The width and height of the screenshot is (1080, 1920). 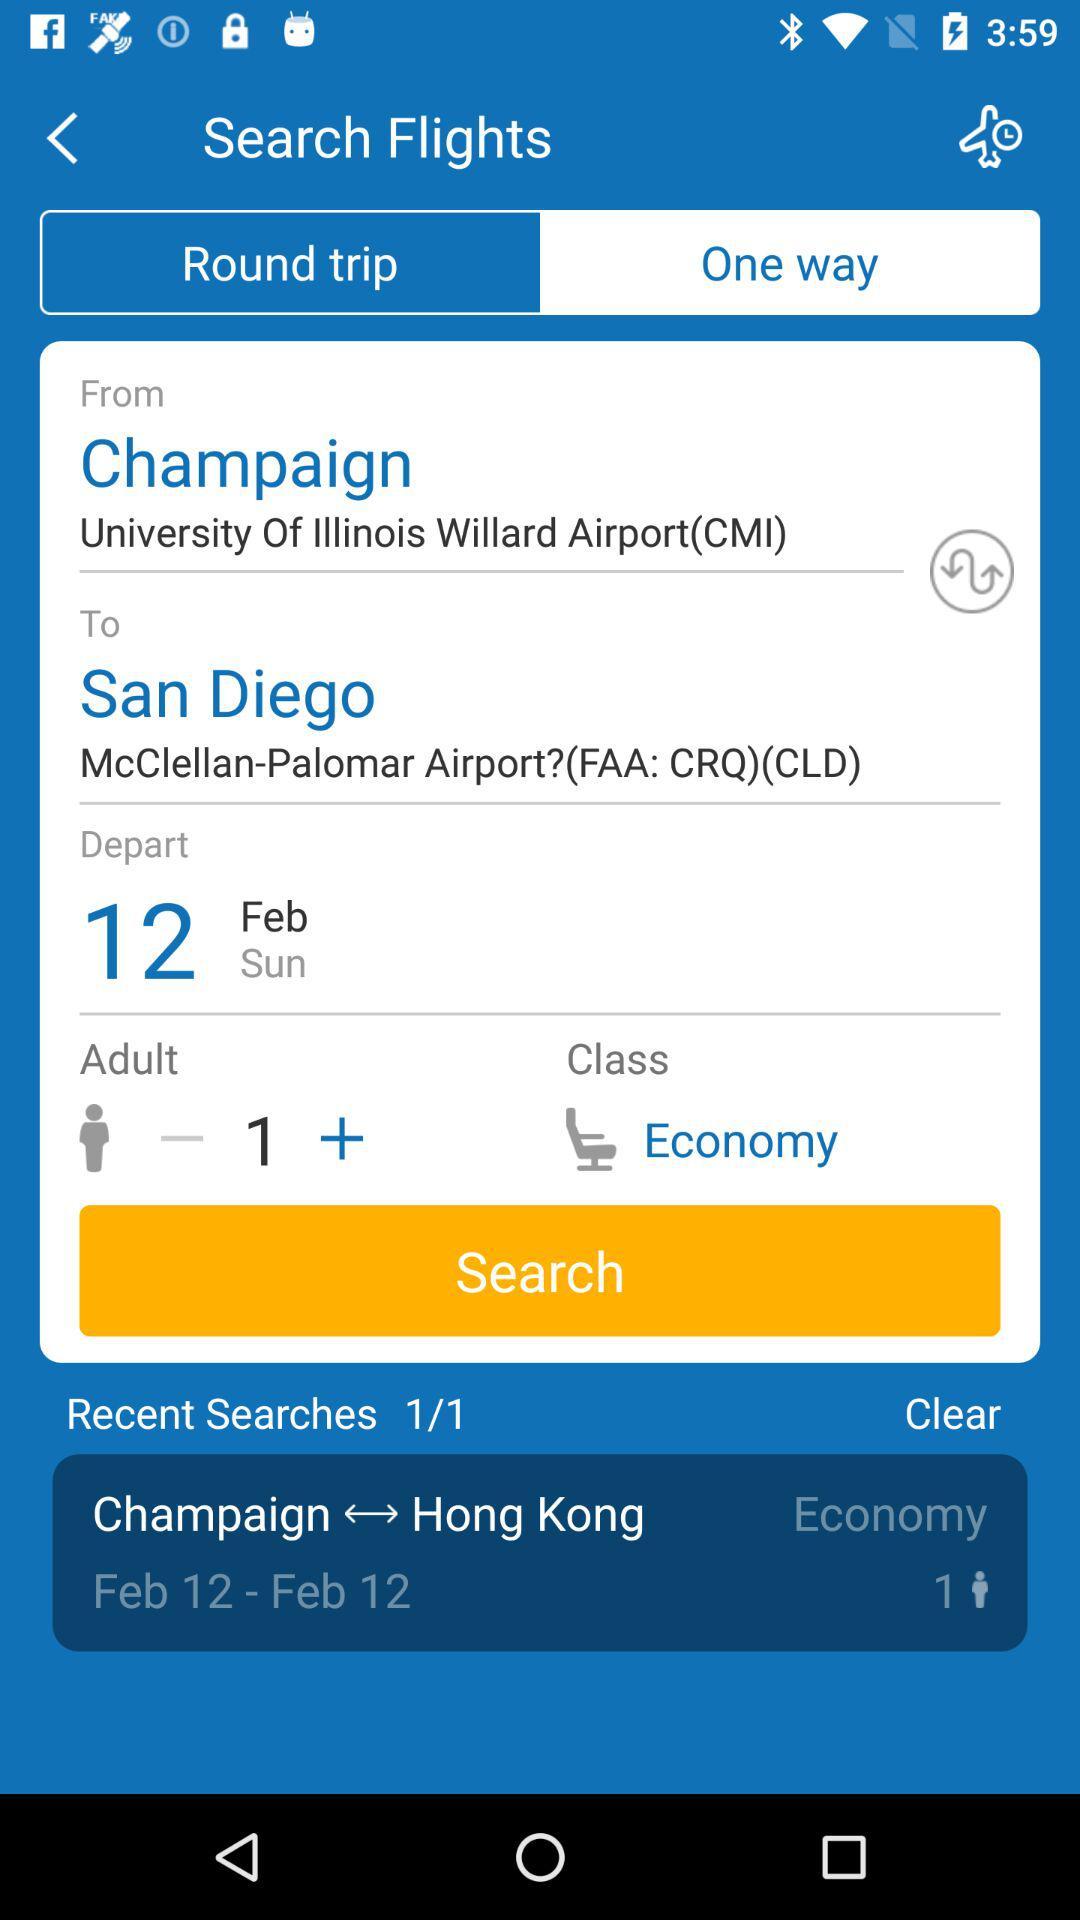 I want to click on book flight, so click(x=1003, y=135).